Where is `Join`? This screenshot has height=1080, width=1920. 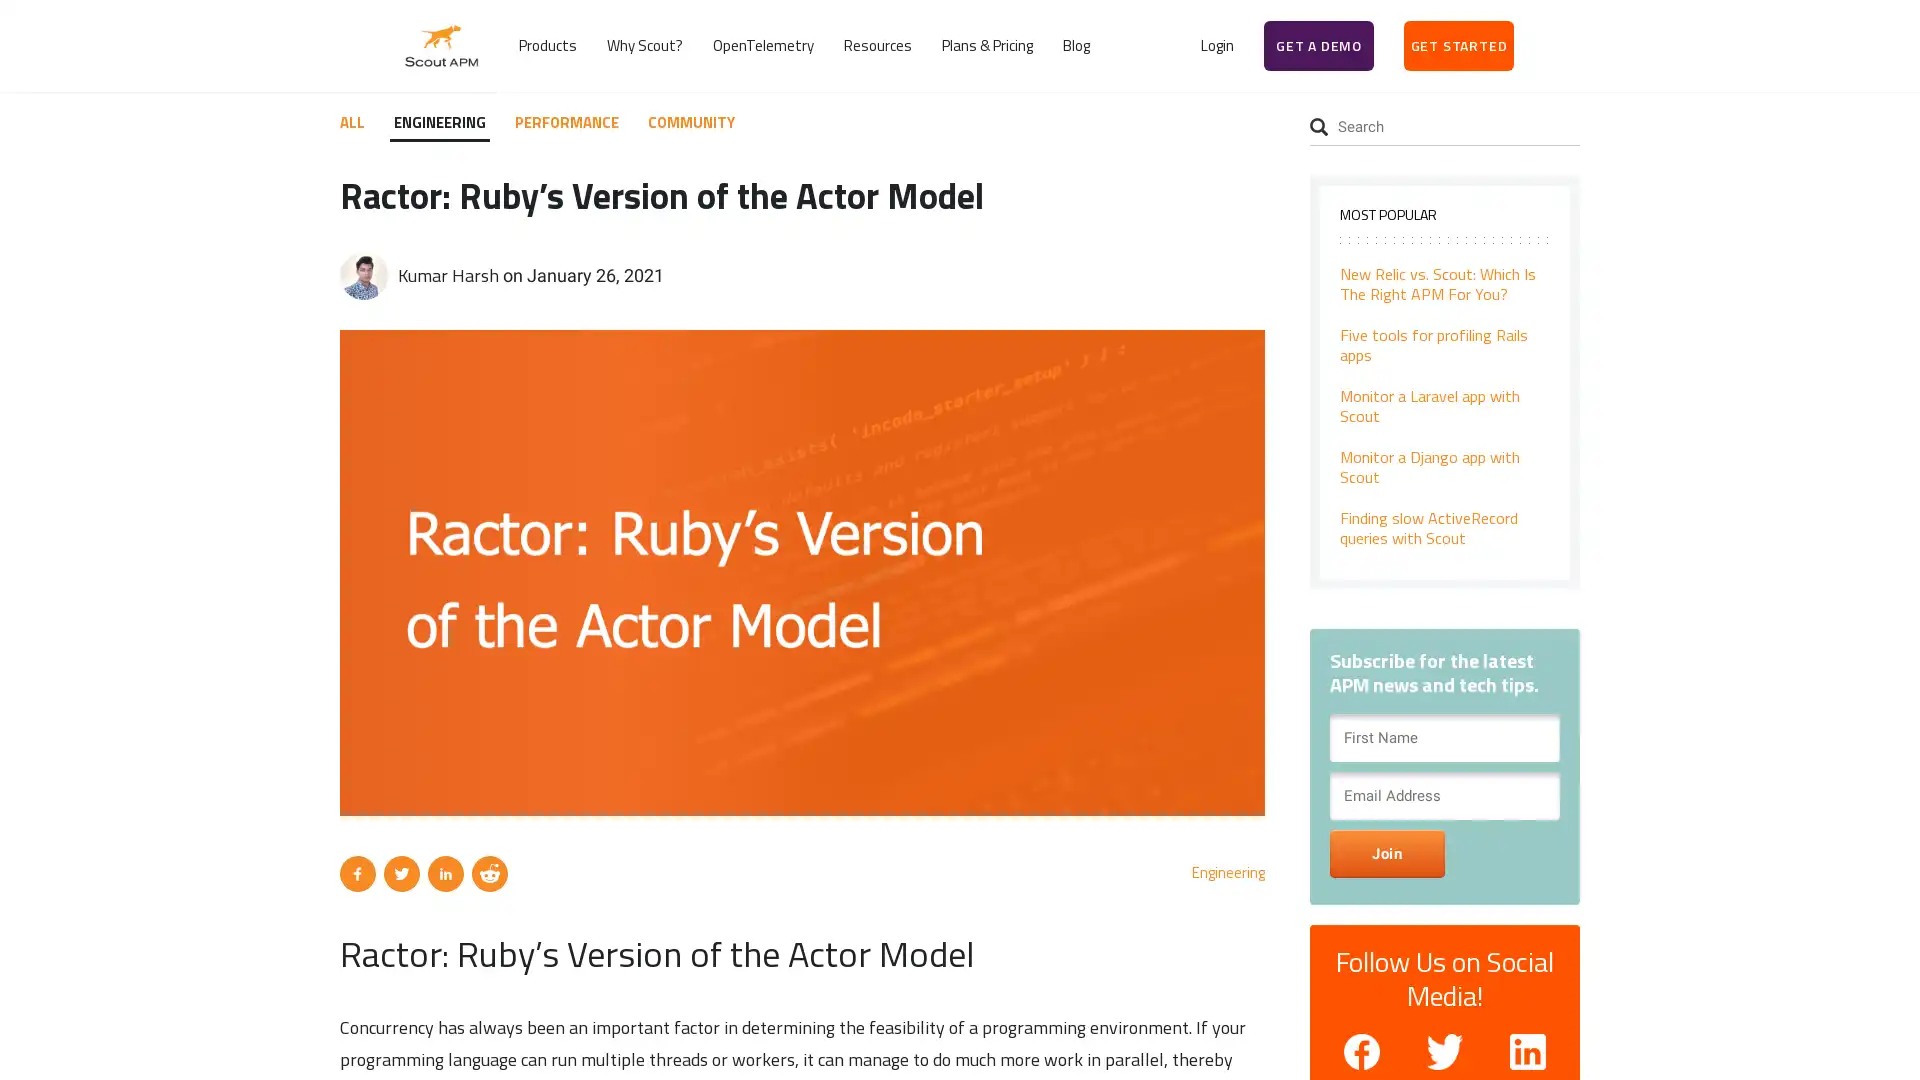 Join is located at coordinates (1386, 853).